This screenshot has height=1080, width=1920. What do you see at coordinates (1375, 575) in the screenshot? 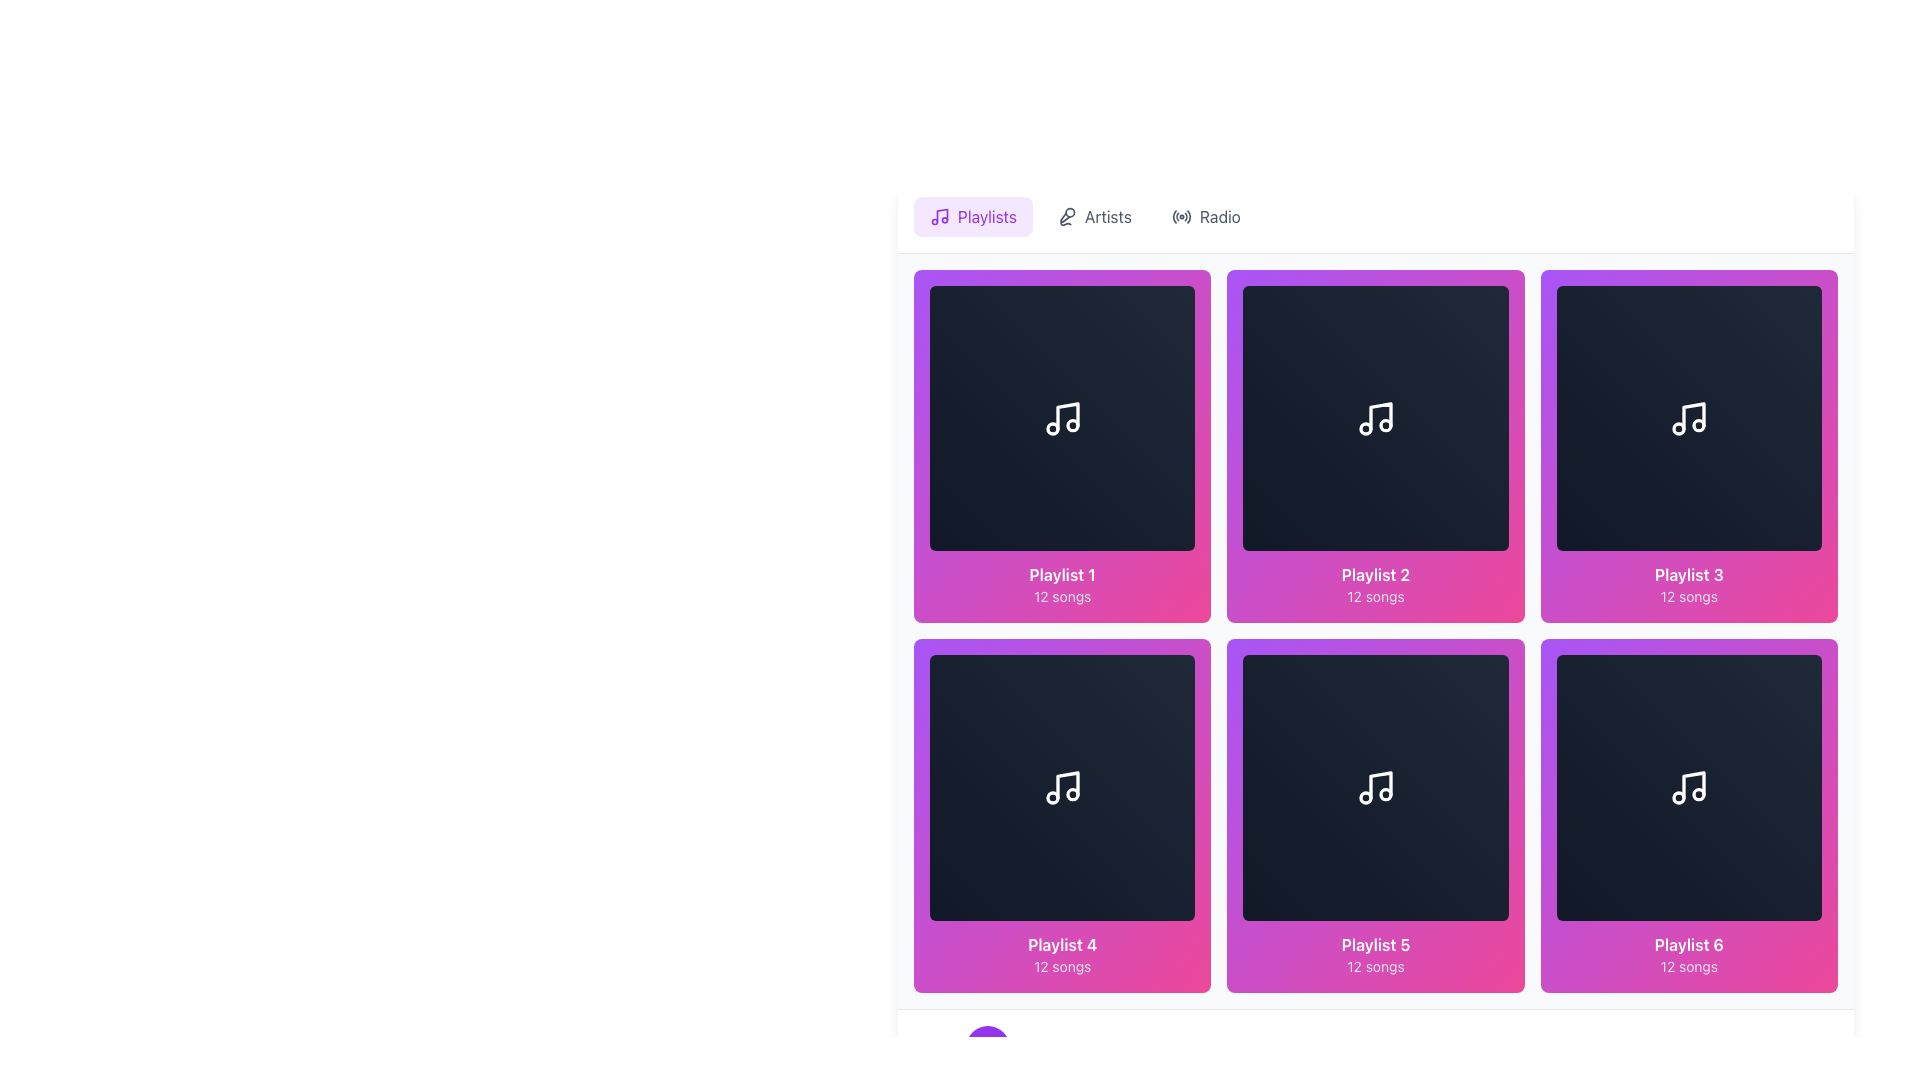
I see `the text label 'Playlist 2' styled in bold white font located in the second tile of a 3x2 grid layout to focus on it` at bounding box center [1375, 575].